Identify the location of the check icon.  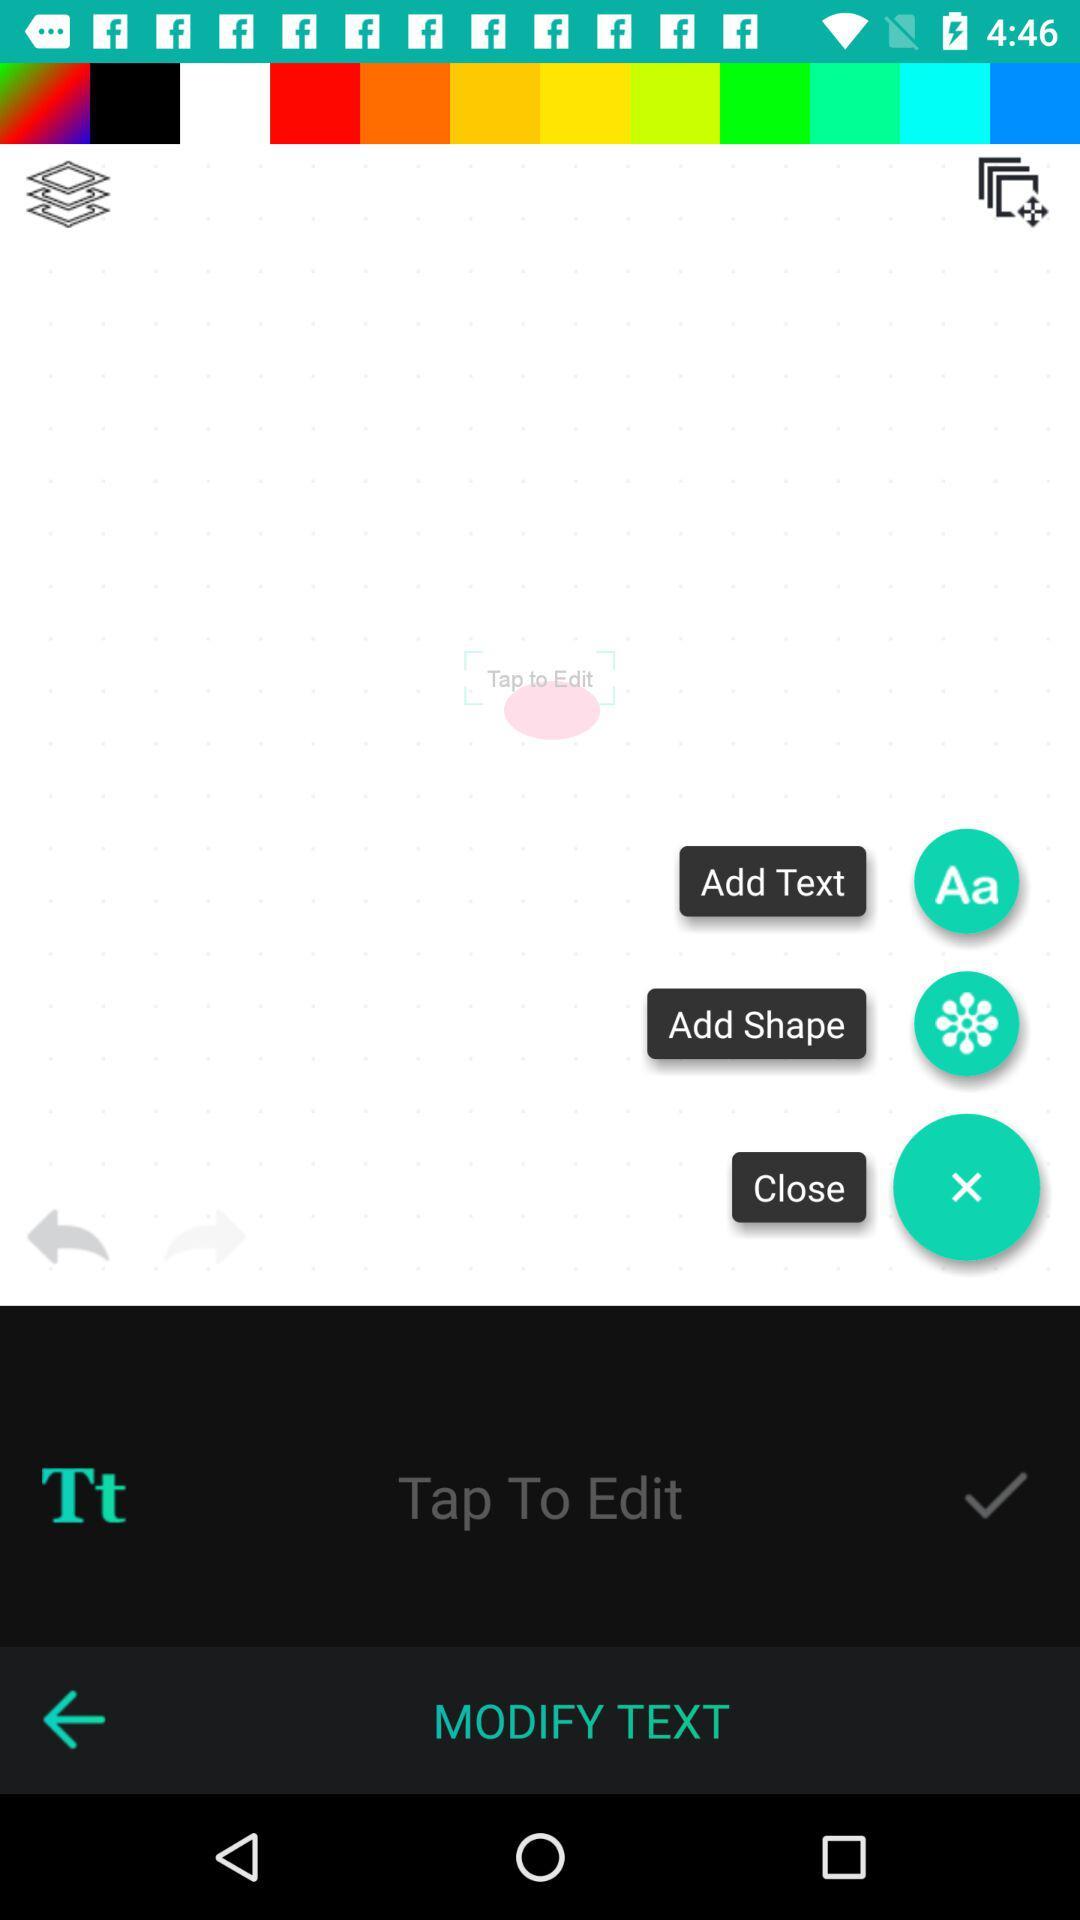
(995, 1496).